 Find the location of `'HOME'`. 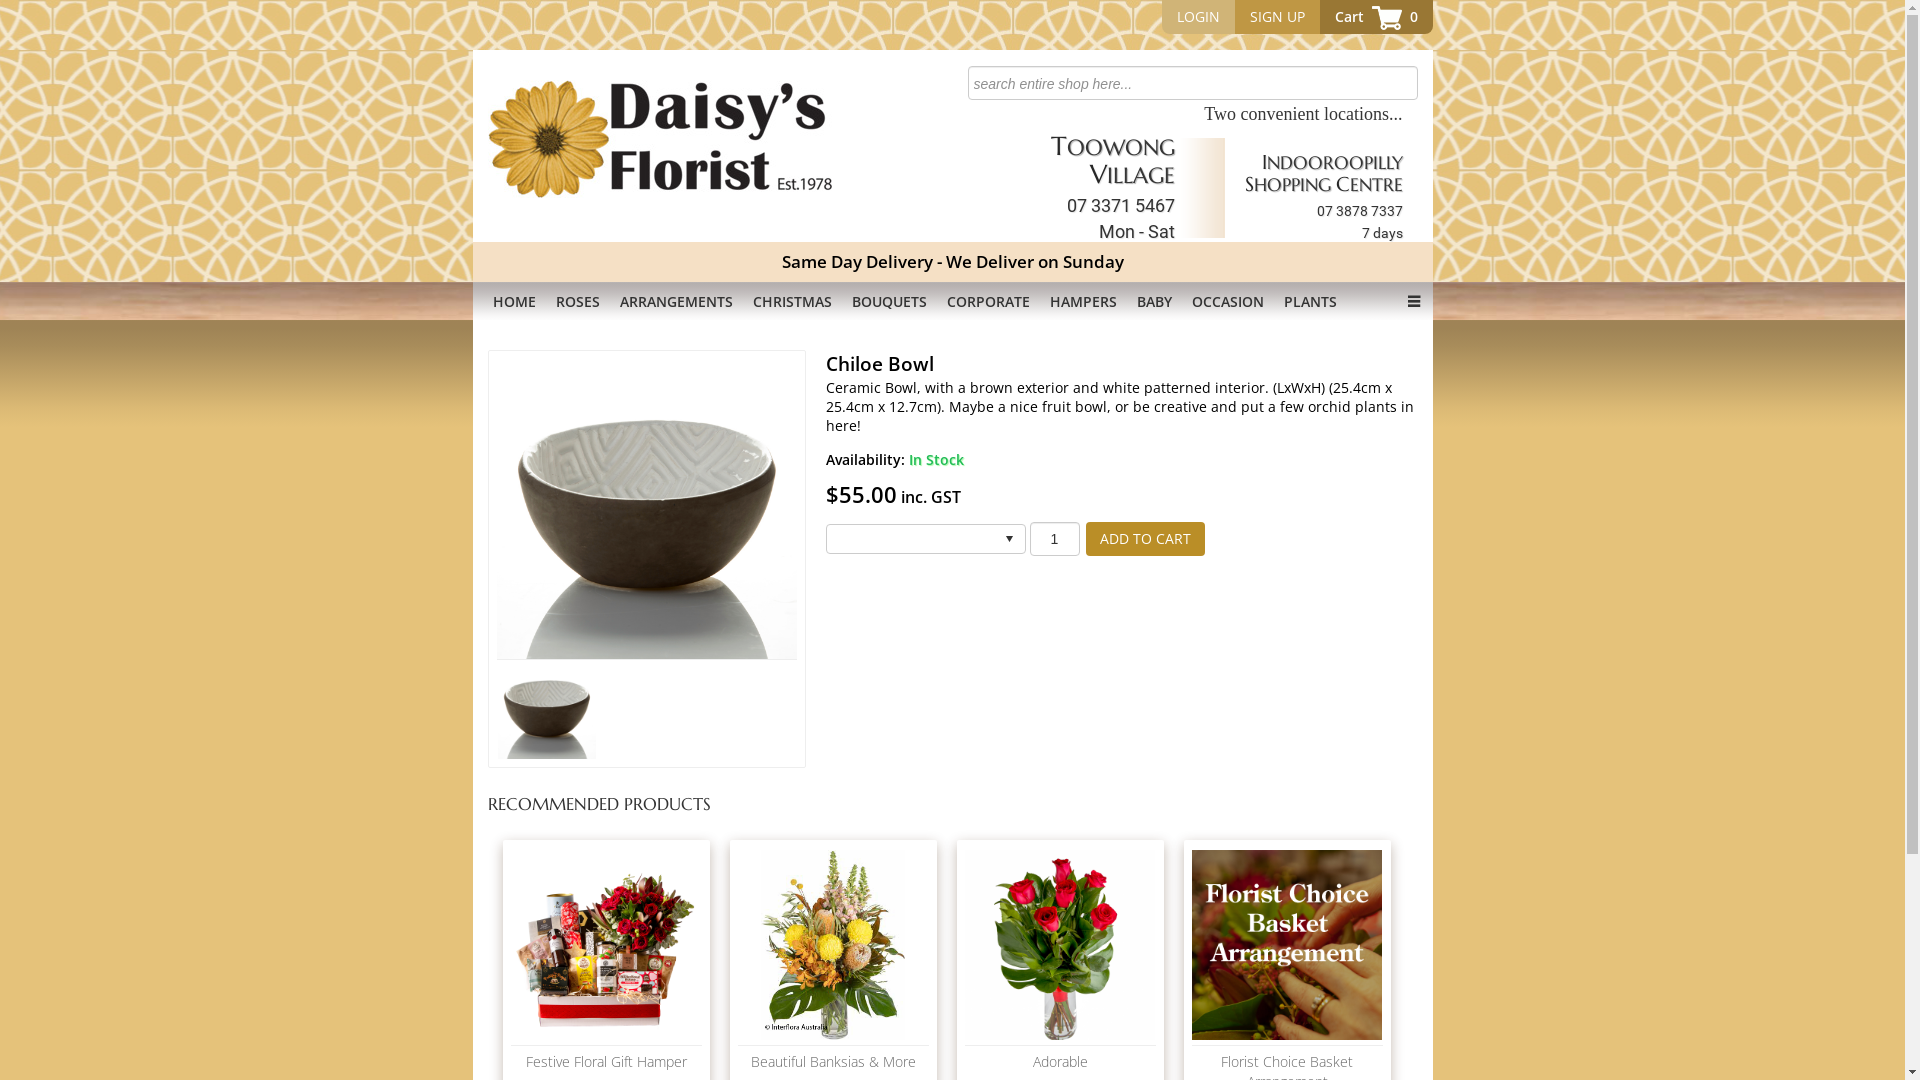

'HOME' is located at coordinates (513, 301).